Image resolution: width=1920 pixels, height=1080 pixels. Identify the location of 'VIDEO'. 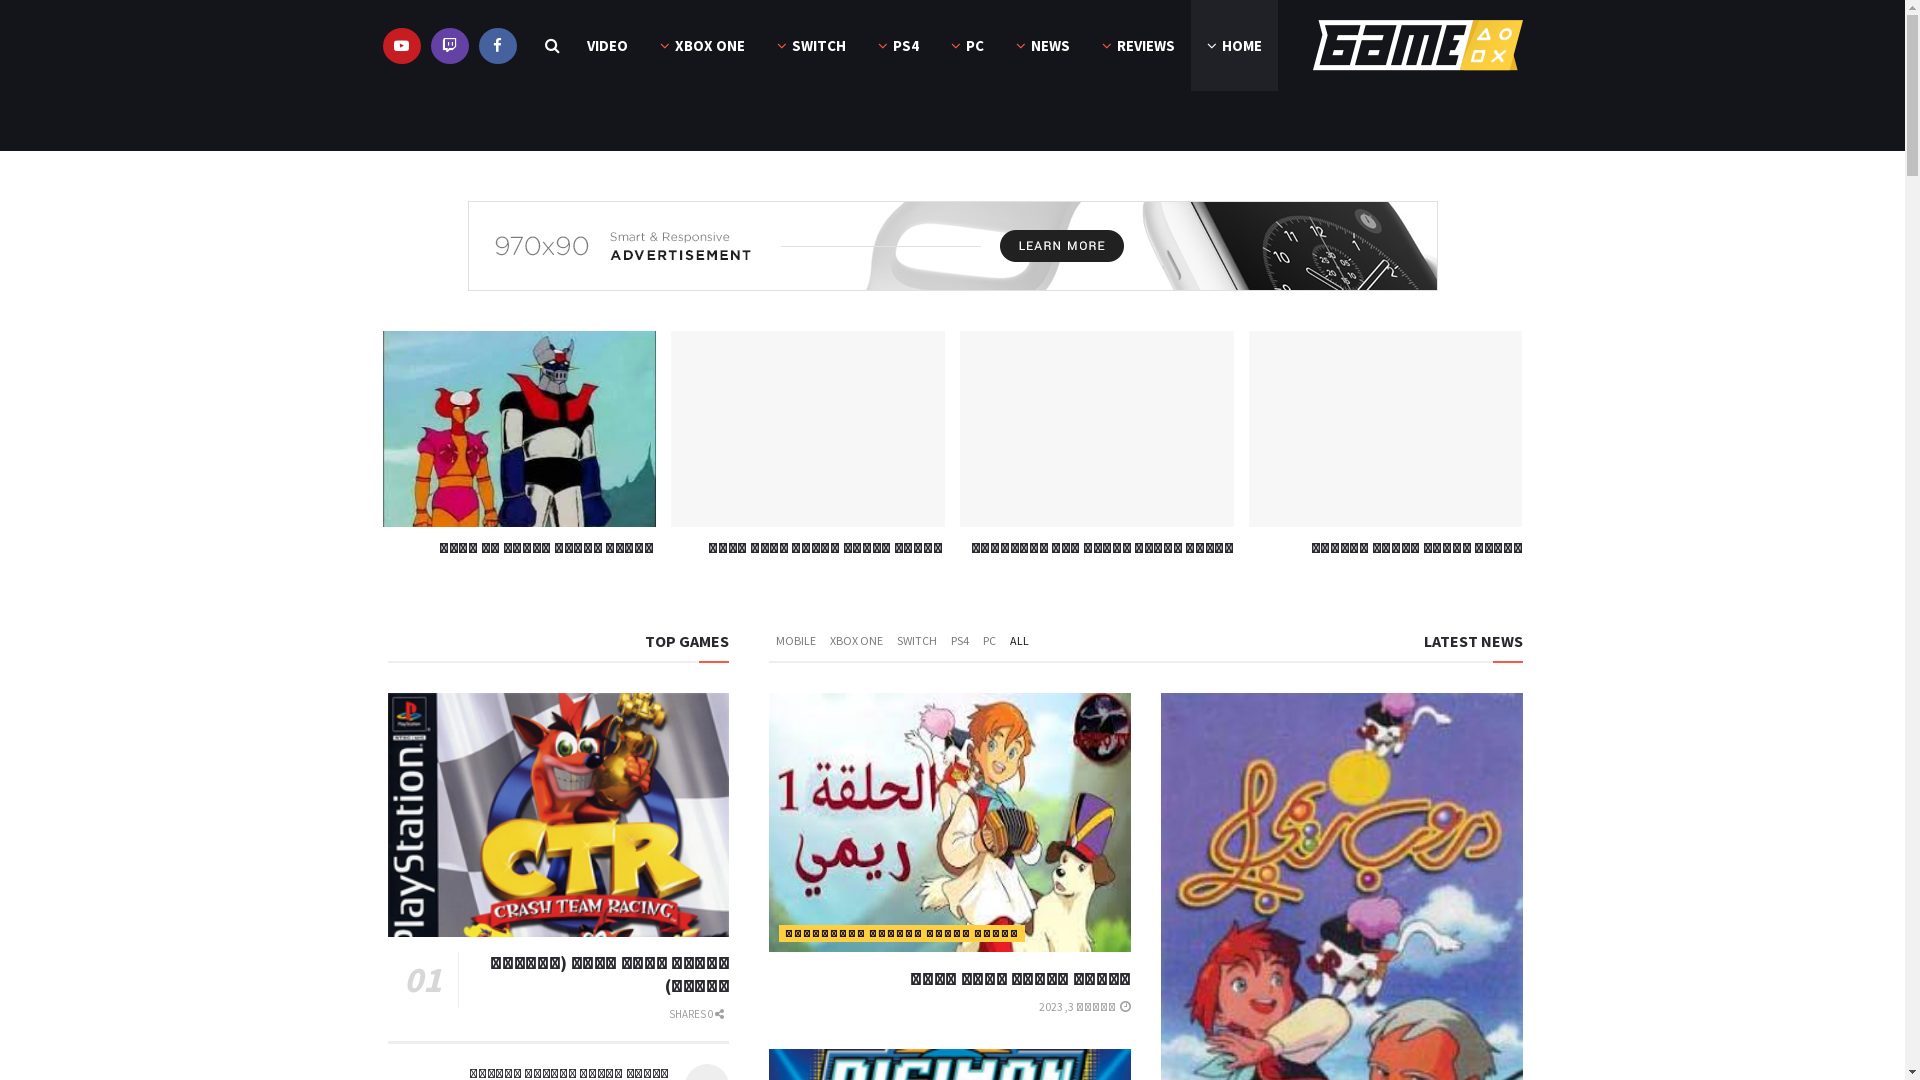
(569, 45).